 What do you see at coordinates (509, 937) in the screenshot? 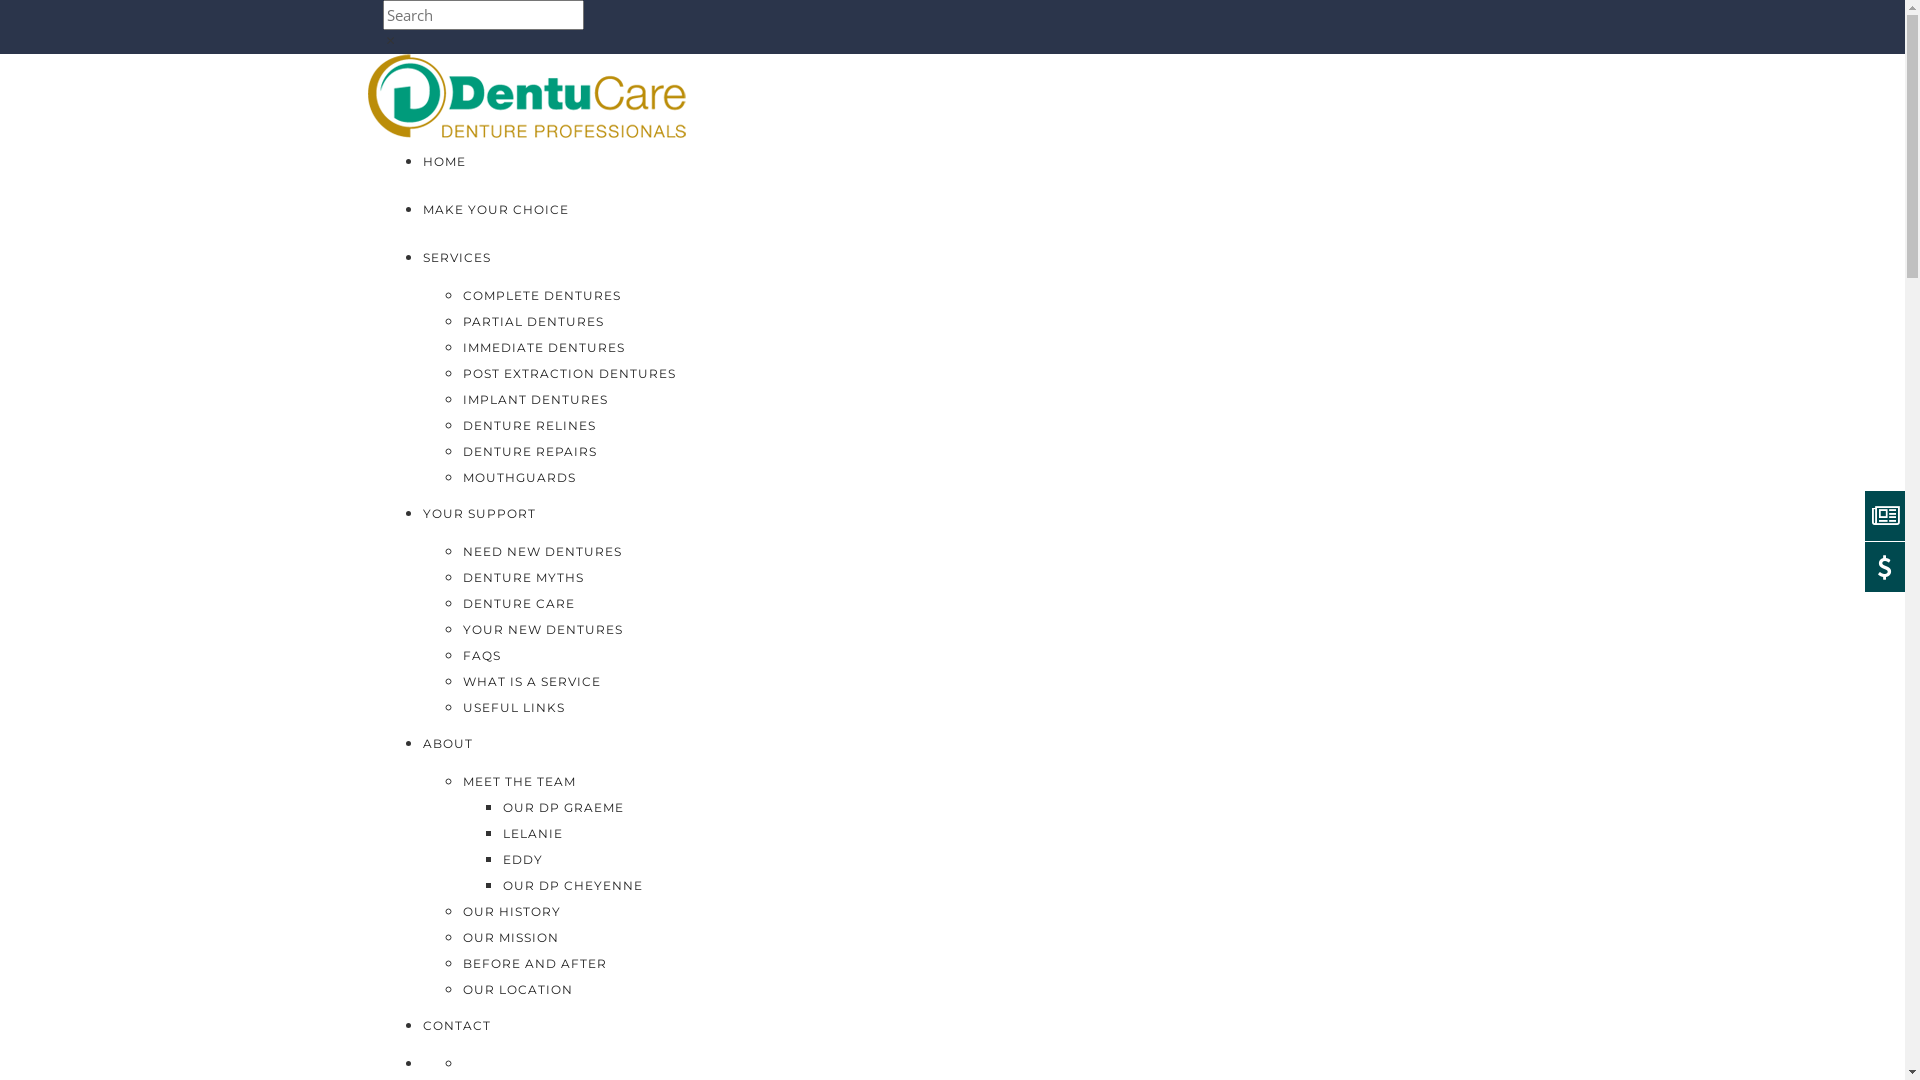
I see `'OUR MISSION'` at bounding box center [509, 937].